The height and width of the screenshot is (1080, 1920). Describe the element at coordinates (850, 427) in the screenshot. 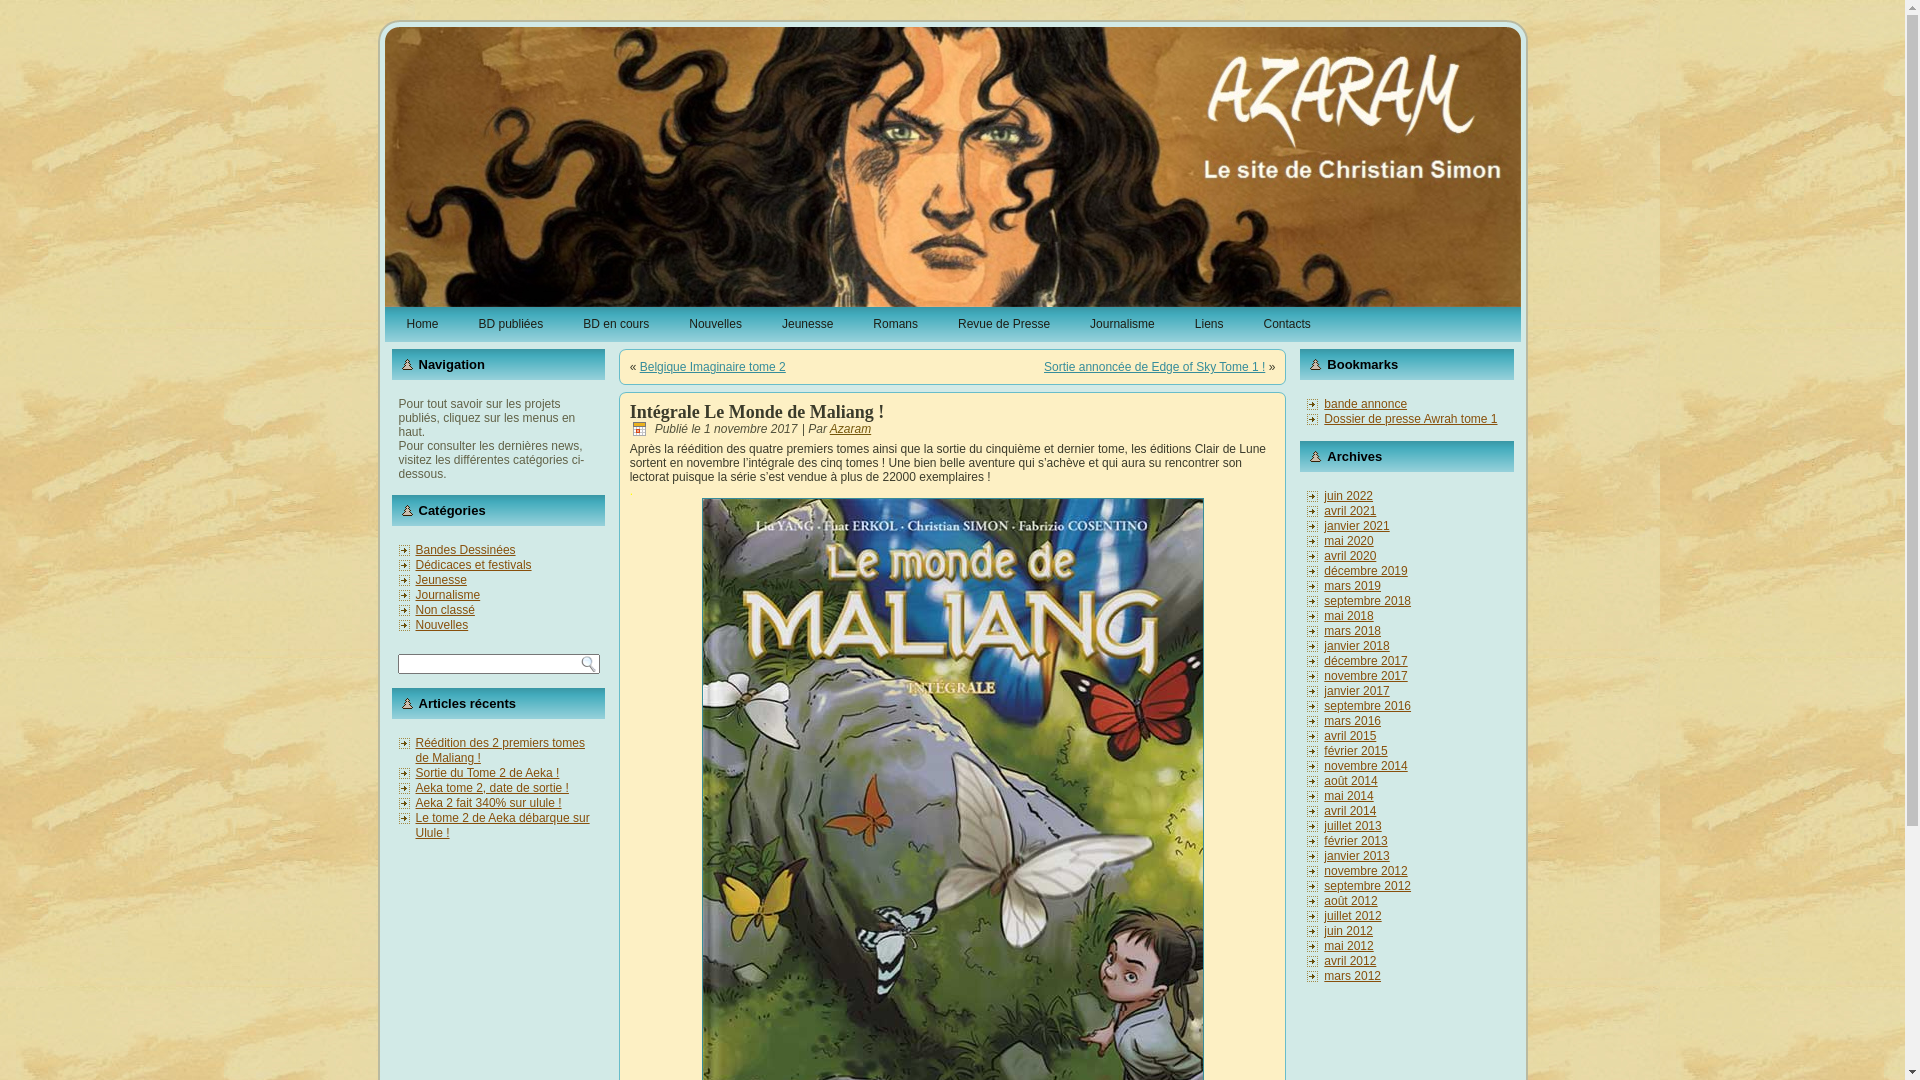

I see `'Azaram'` at that location.